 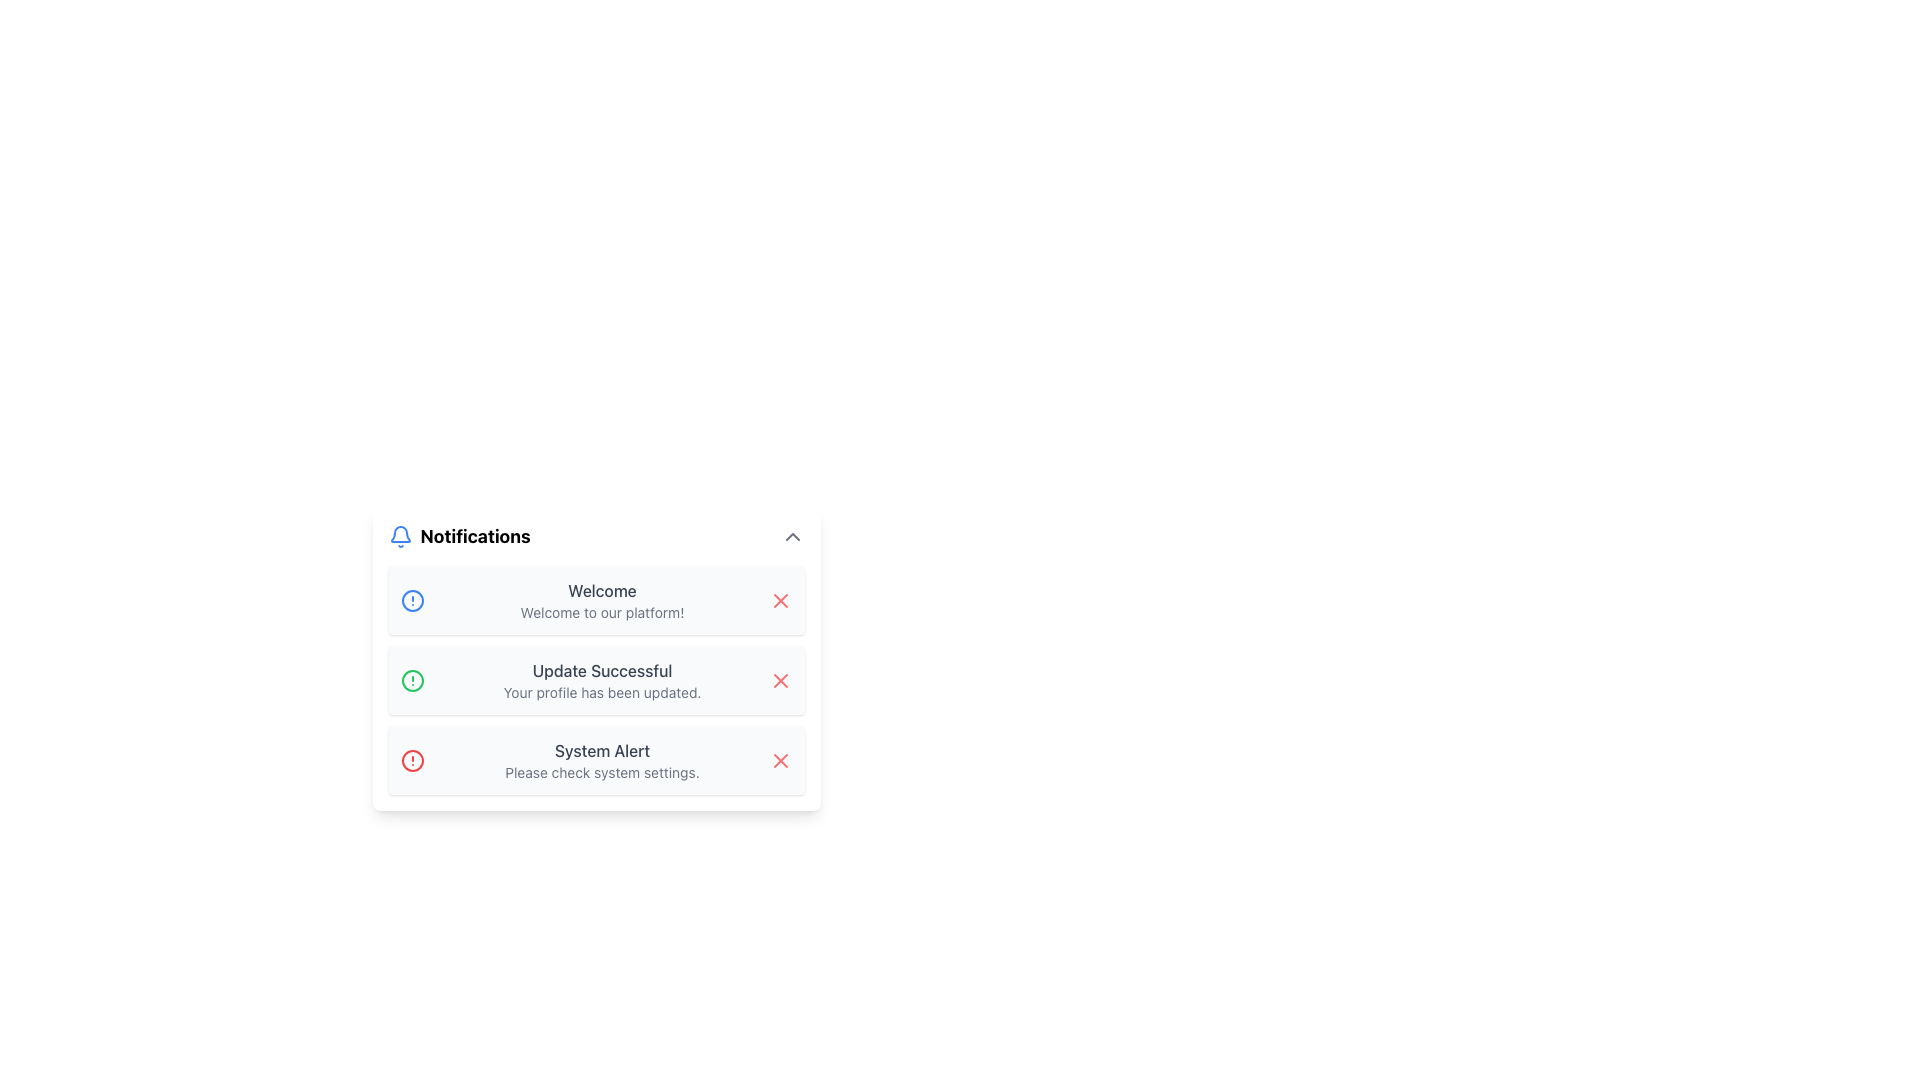 I want to click on the close button located in the 'Update Successful' notification item, so click(x=779, y=680).